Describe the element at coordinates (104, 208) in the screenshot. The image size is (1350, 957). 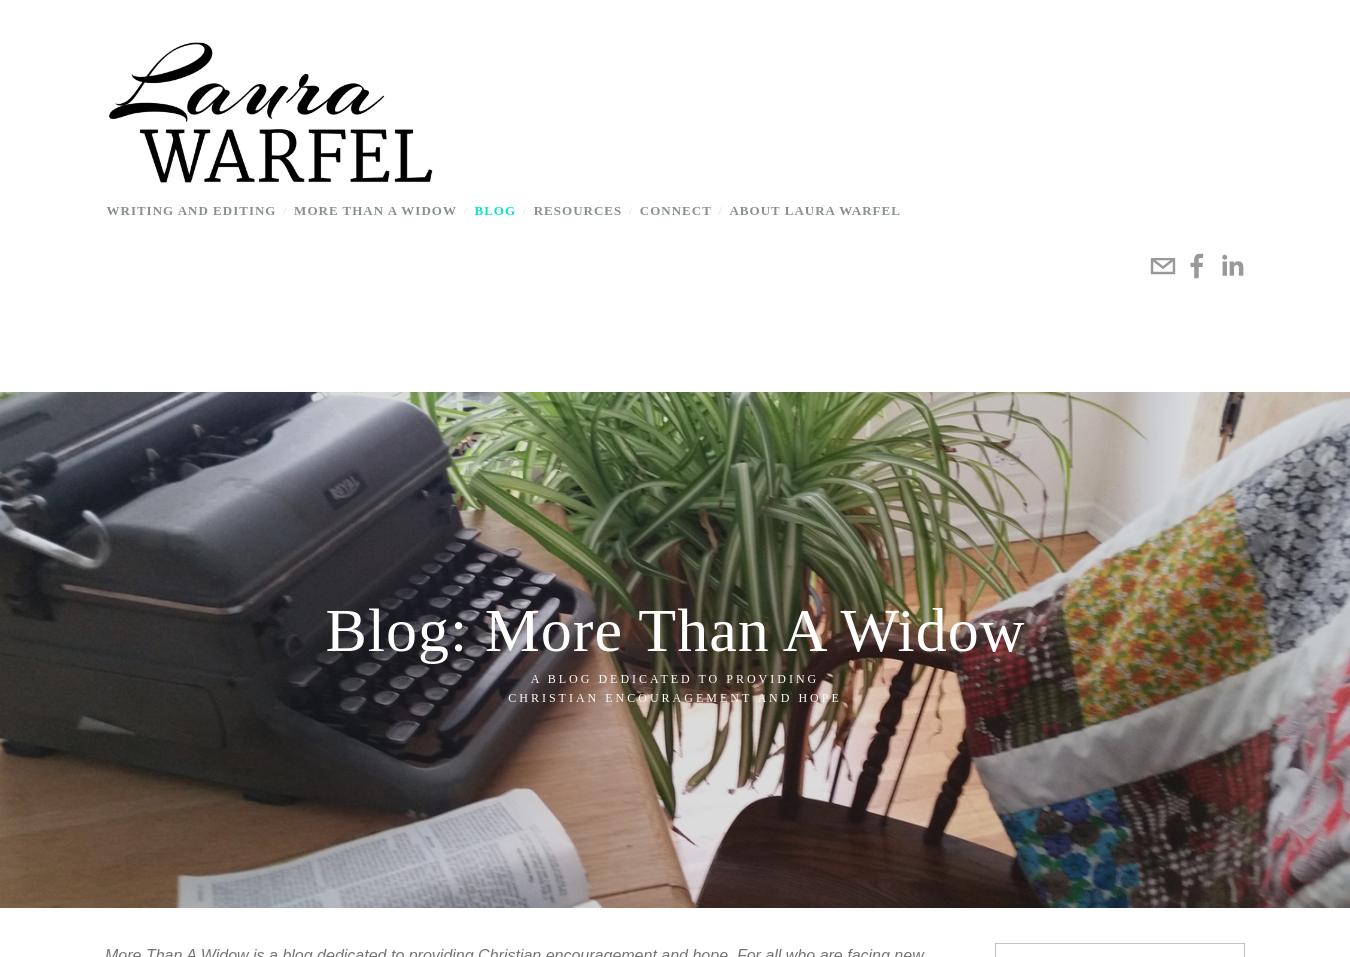
I see `'Writing and Editing'` at that location.